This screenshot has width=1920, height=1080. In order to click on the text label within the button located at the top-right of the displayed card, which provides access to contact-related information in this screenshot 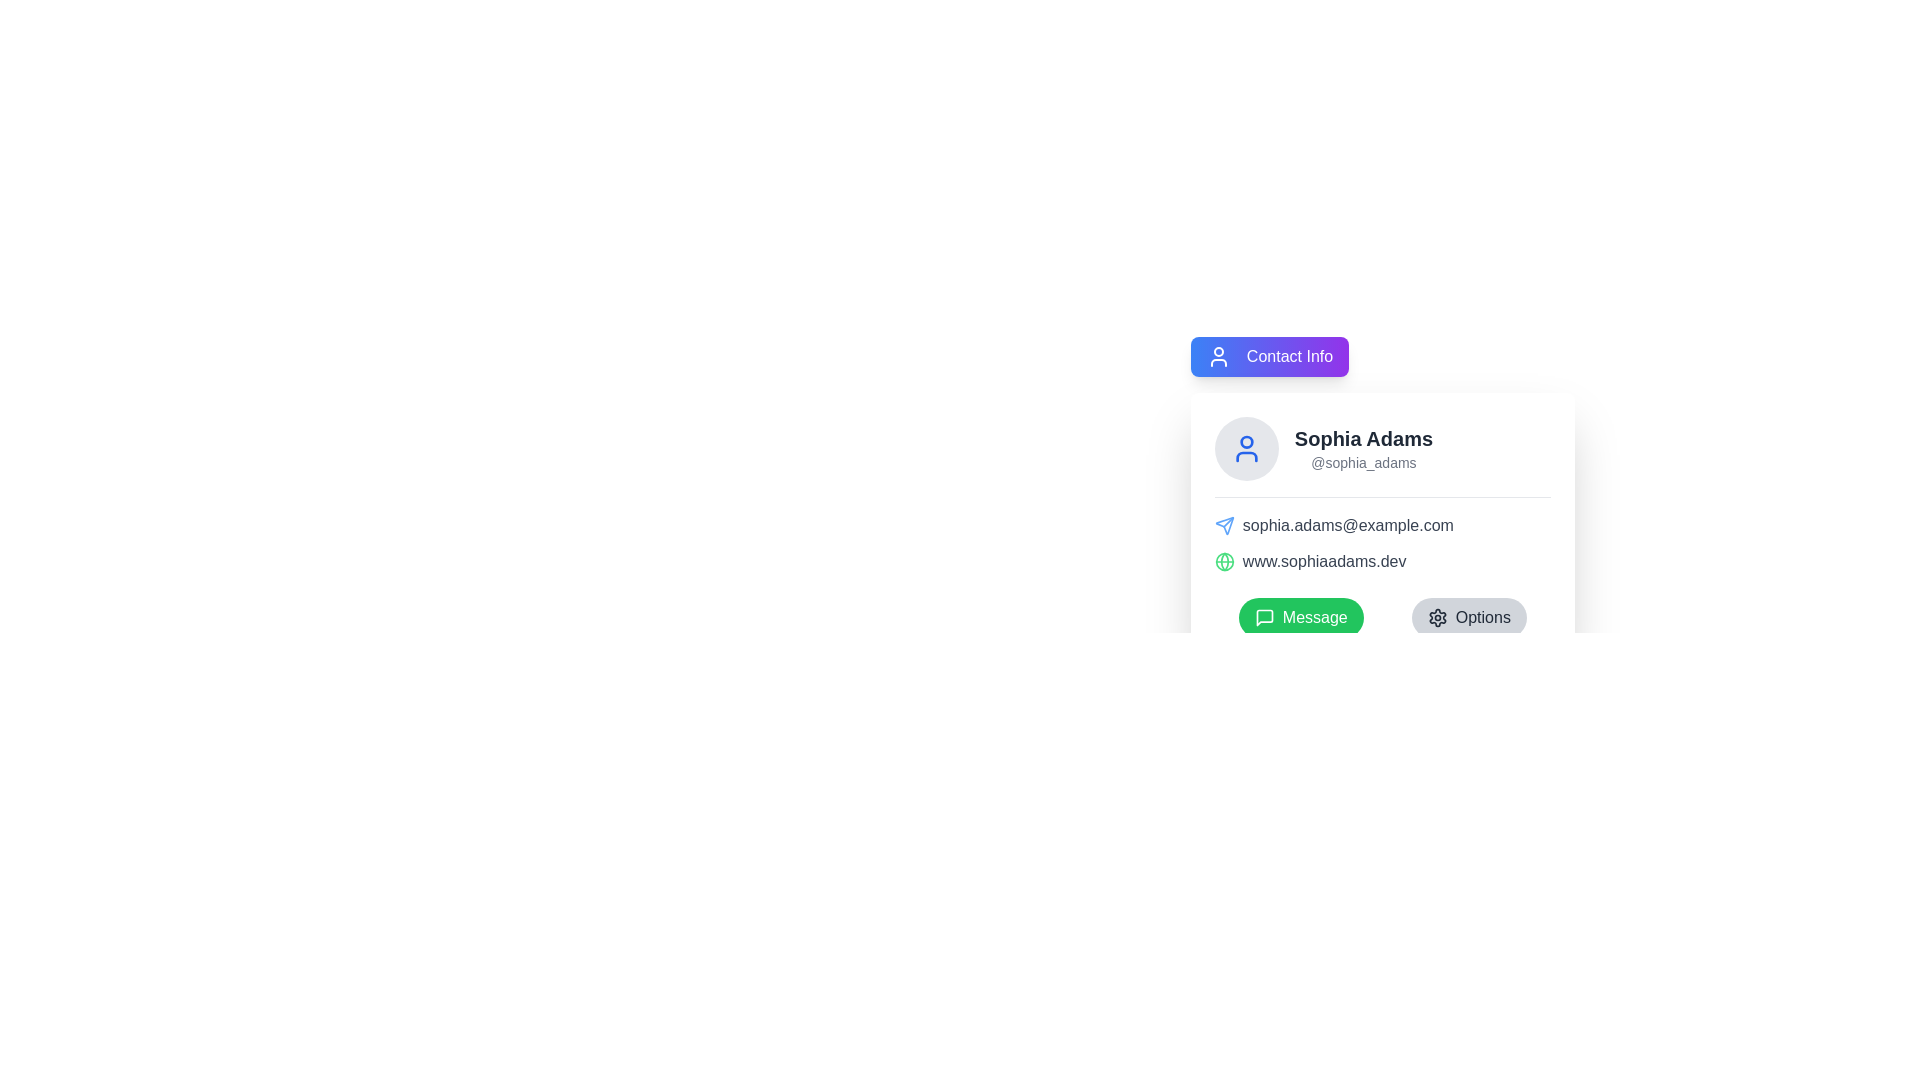, I will do `click(1290, 356)`.